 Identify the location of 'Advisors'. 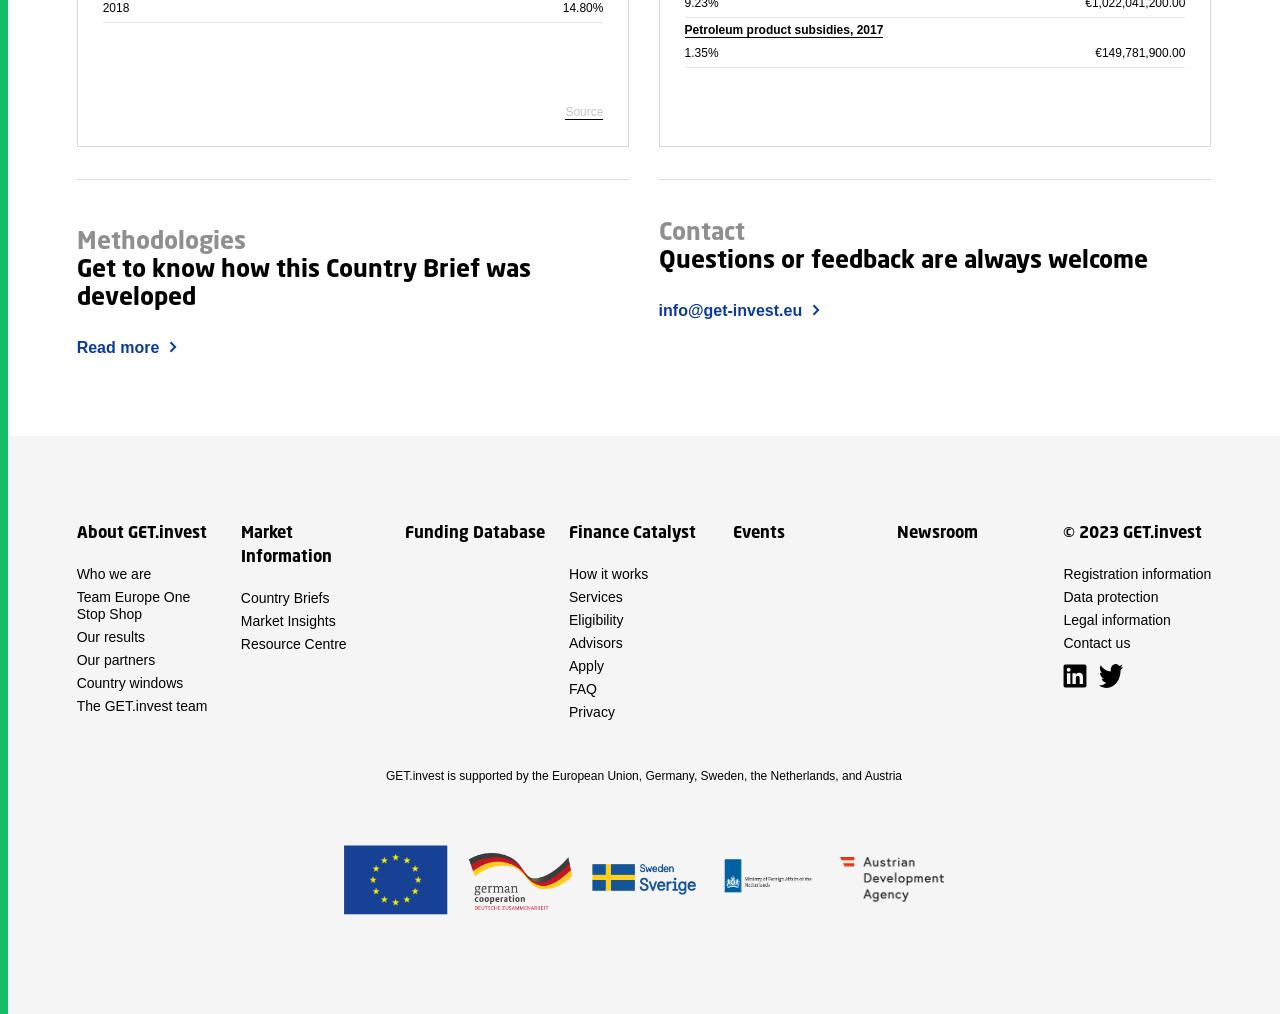
(567, 641).